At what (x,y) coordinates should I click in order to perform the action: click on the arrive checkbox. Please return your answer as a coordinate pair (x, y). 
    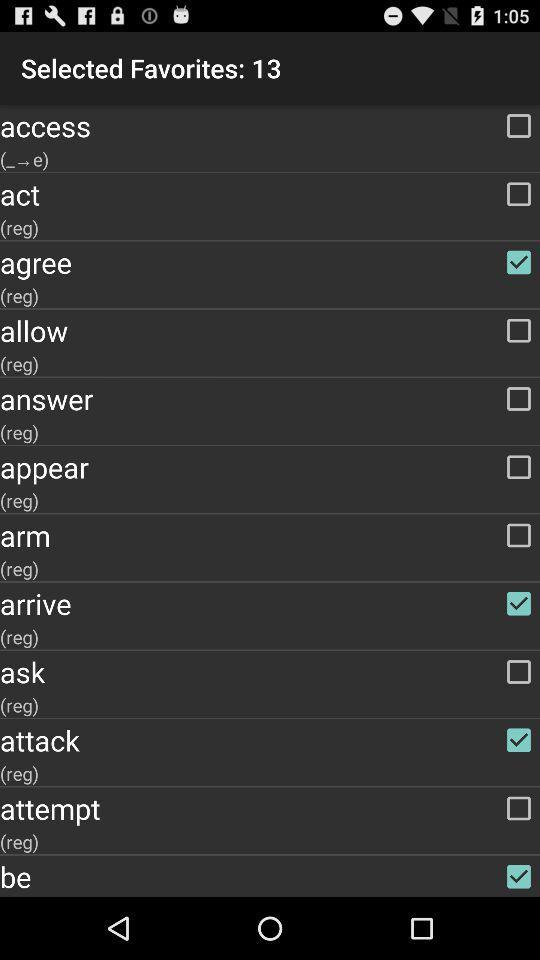
    Looking at the image, I should click on (270, 602).